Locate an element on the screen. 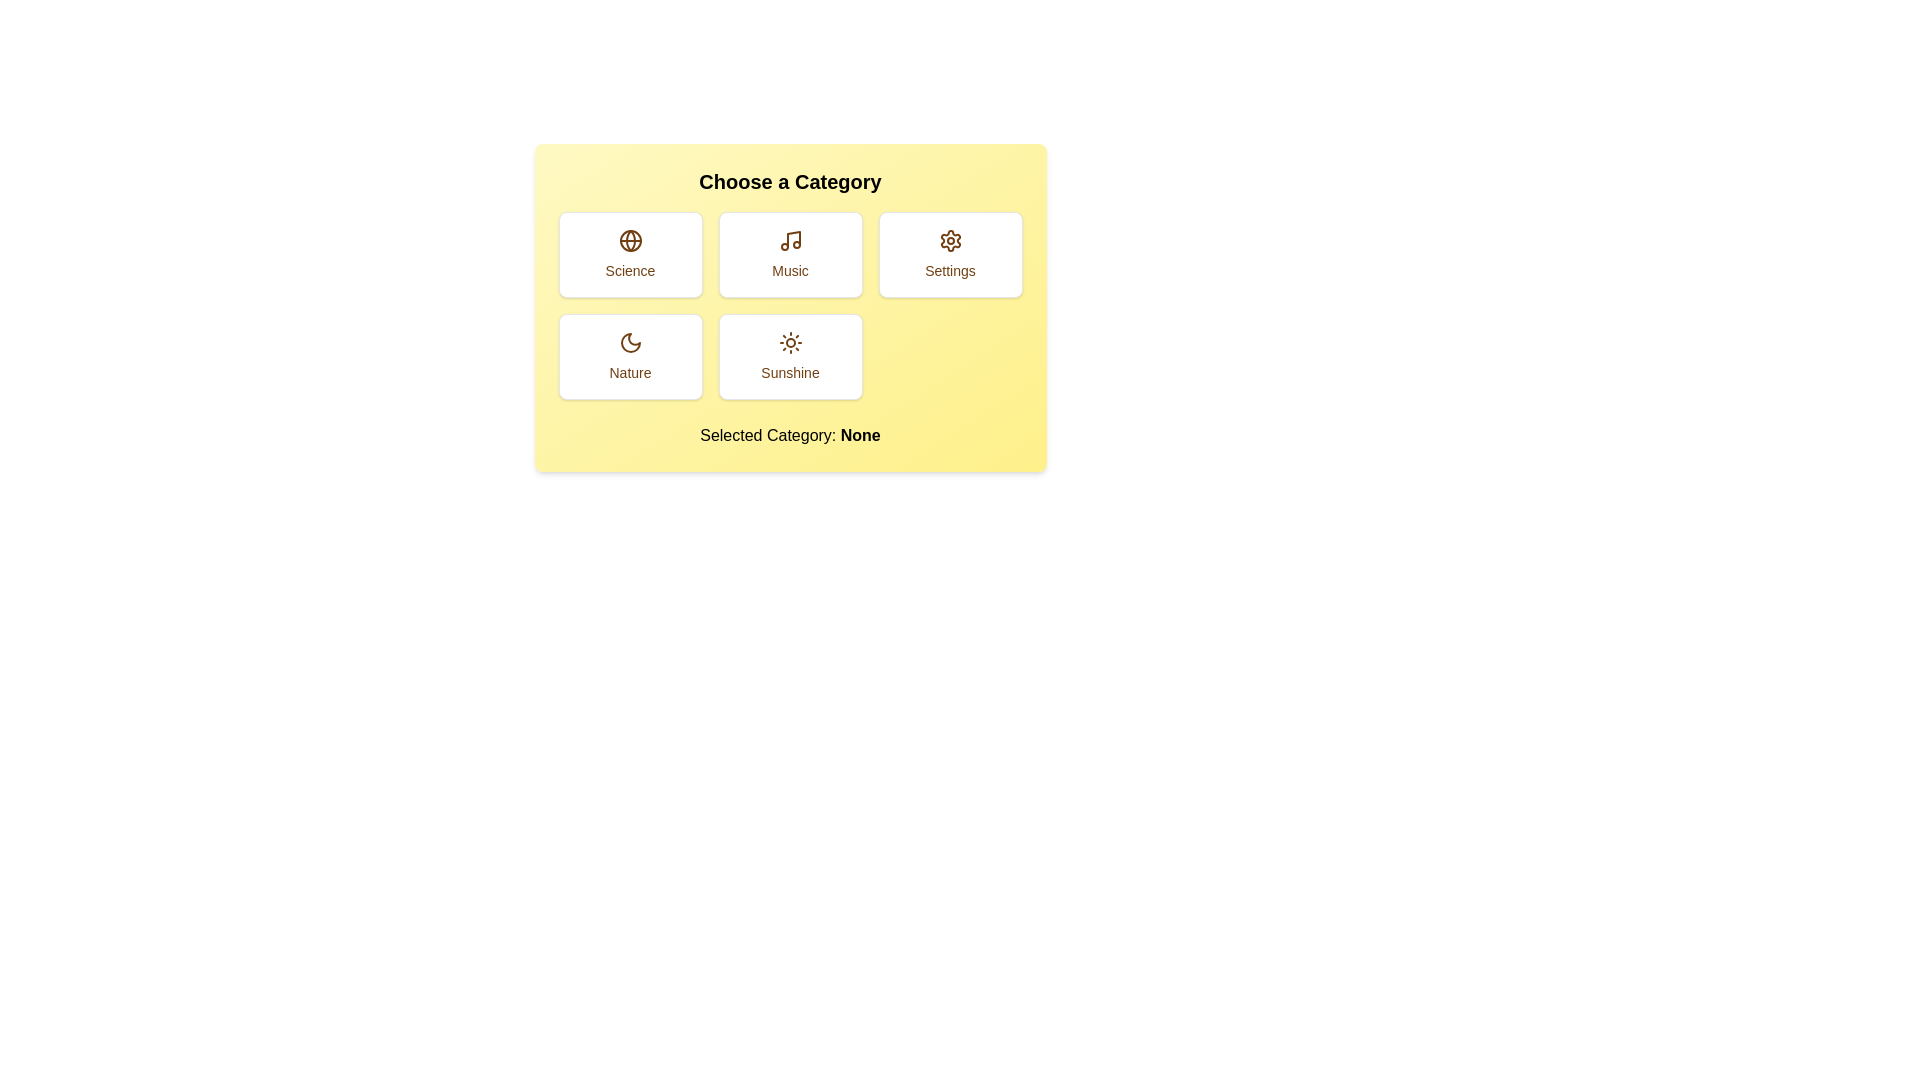 The height and width of the screenshot is (1080, 1920). the 'Nature' label text, which is styled with a small and thin brown font beneath a moon-shaped icon in a yellow and white card element is located at coordinates (629, 373).